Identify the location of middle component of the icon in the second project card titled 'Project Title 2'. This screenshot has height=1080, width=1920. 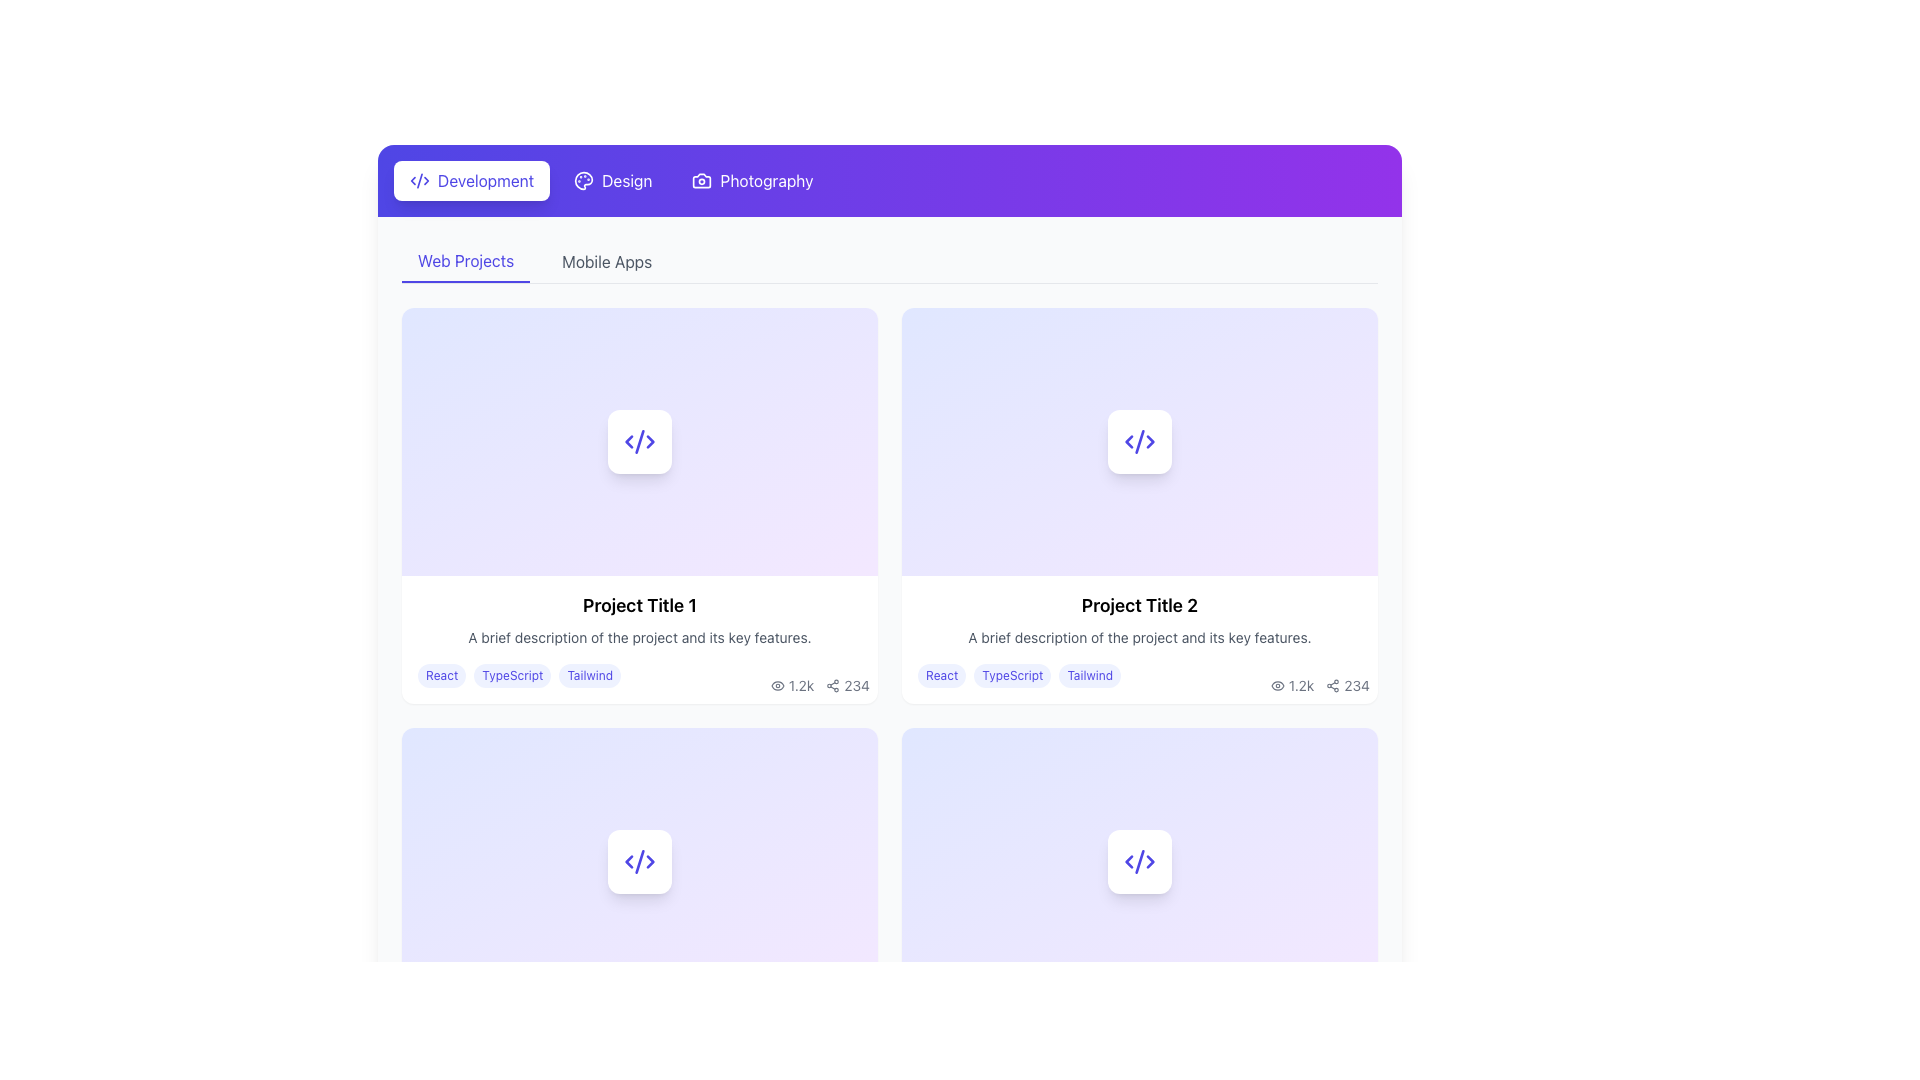
(1140, 439).